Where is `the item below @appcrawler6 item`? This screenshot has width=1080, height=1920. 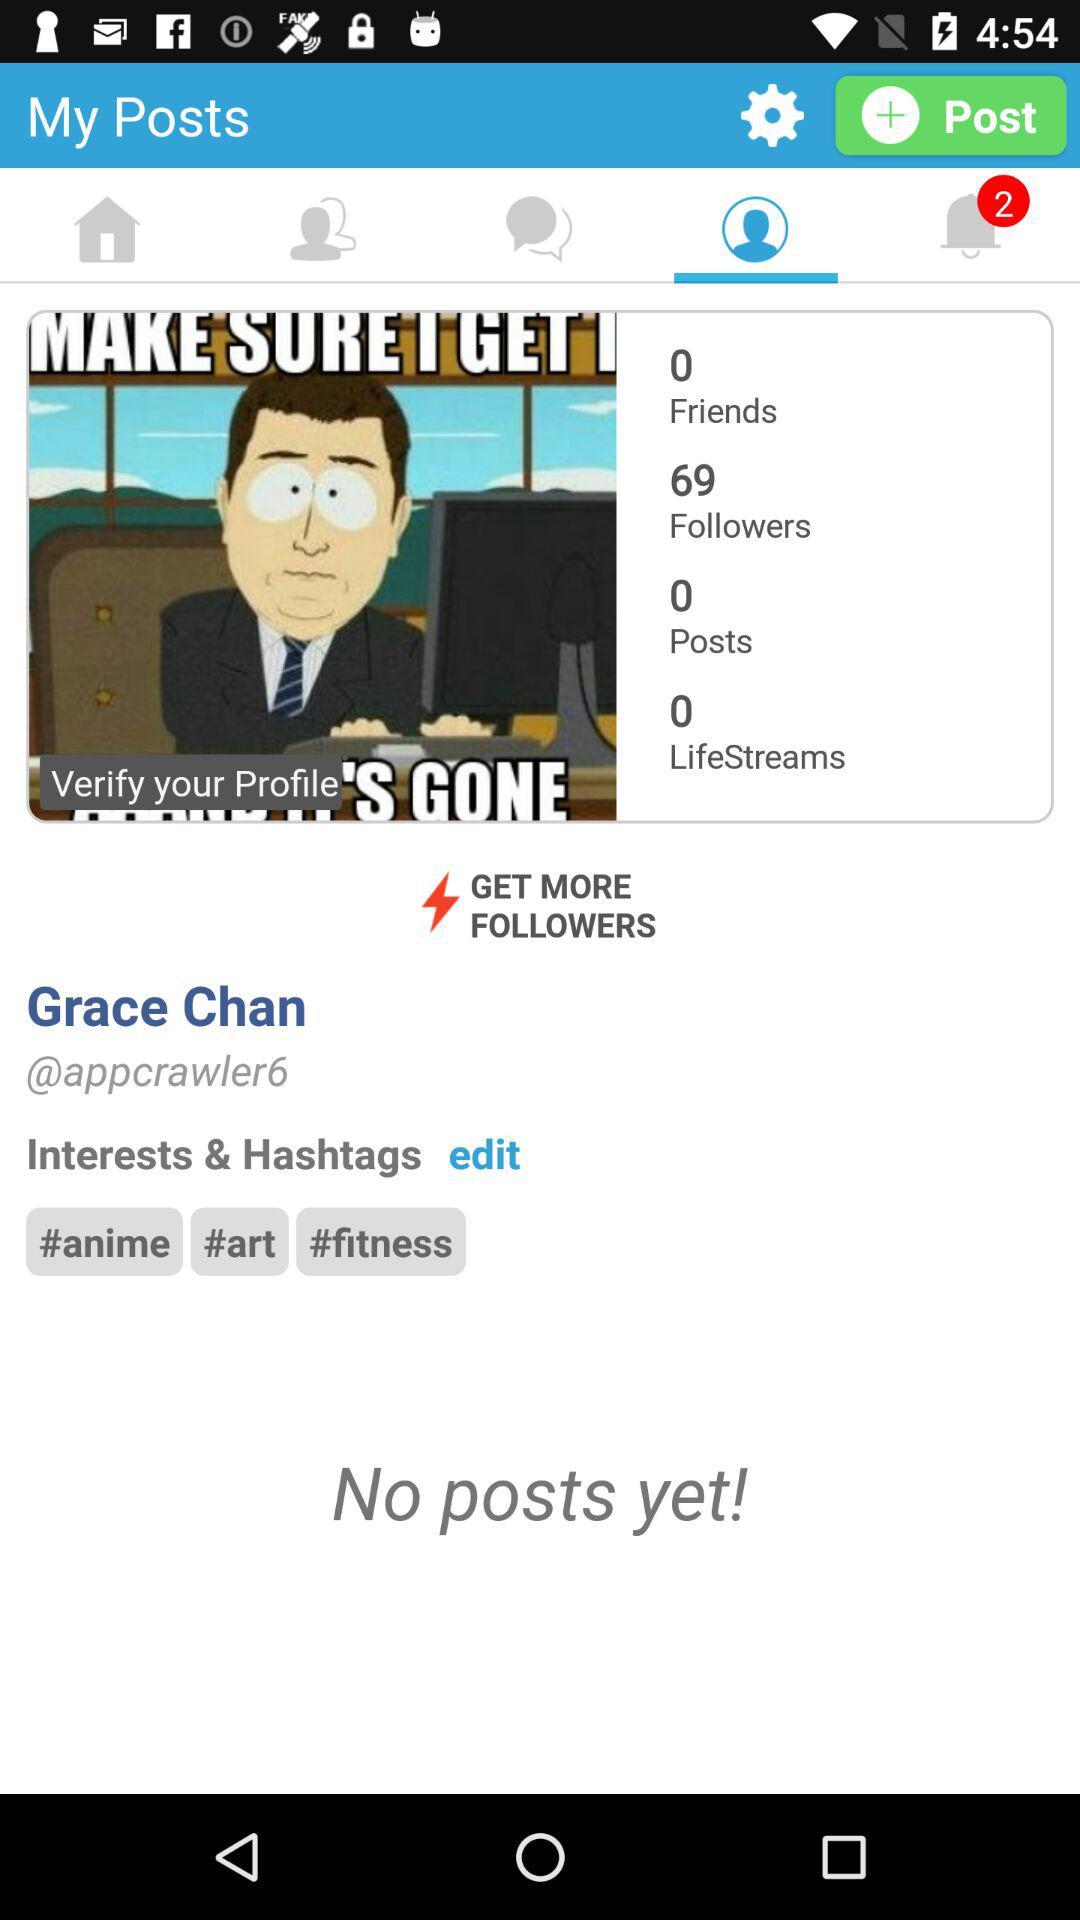 the item below @appcrawler6 item is located at coordinates (484, 1152).